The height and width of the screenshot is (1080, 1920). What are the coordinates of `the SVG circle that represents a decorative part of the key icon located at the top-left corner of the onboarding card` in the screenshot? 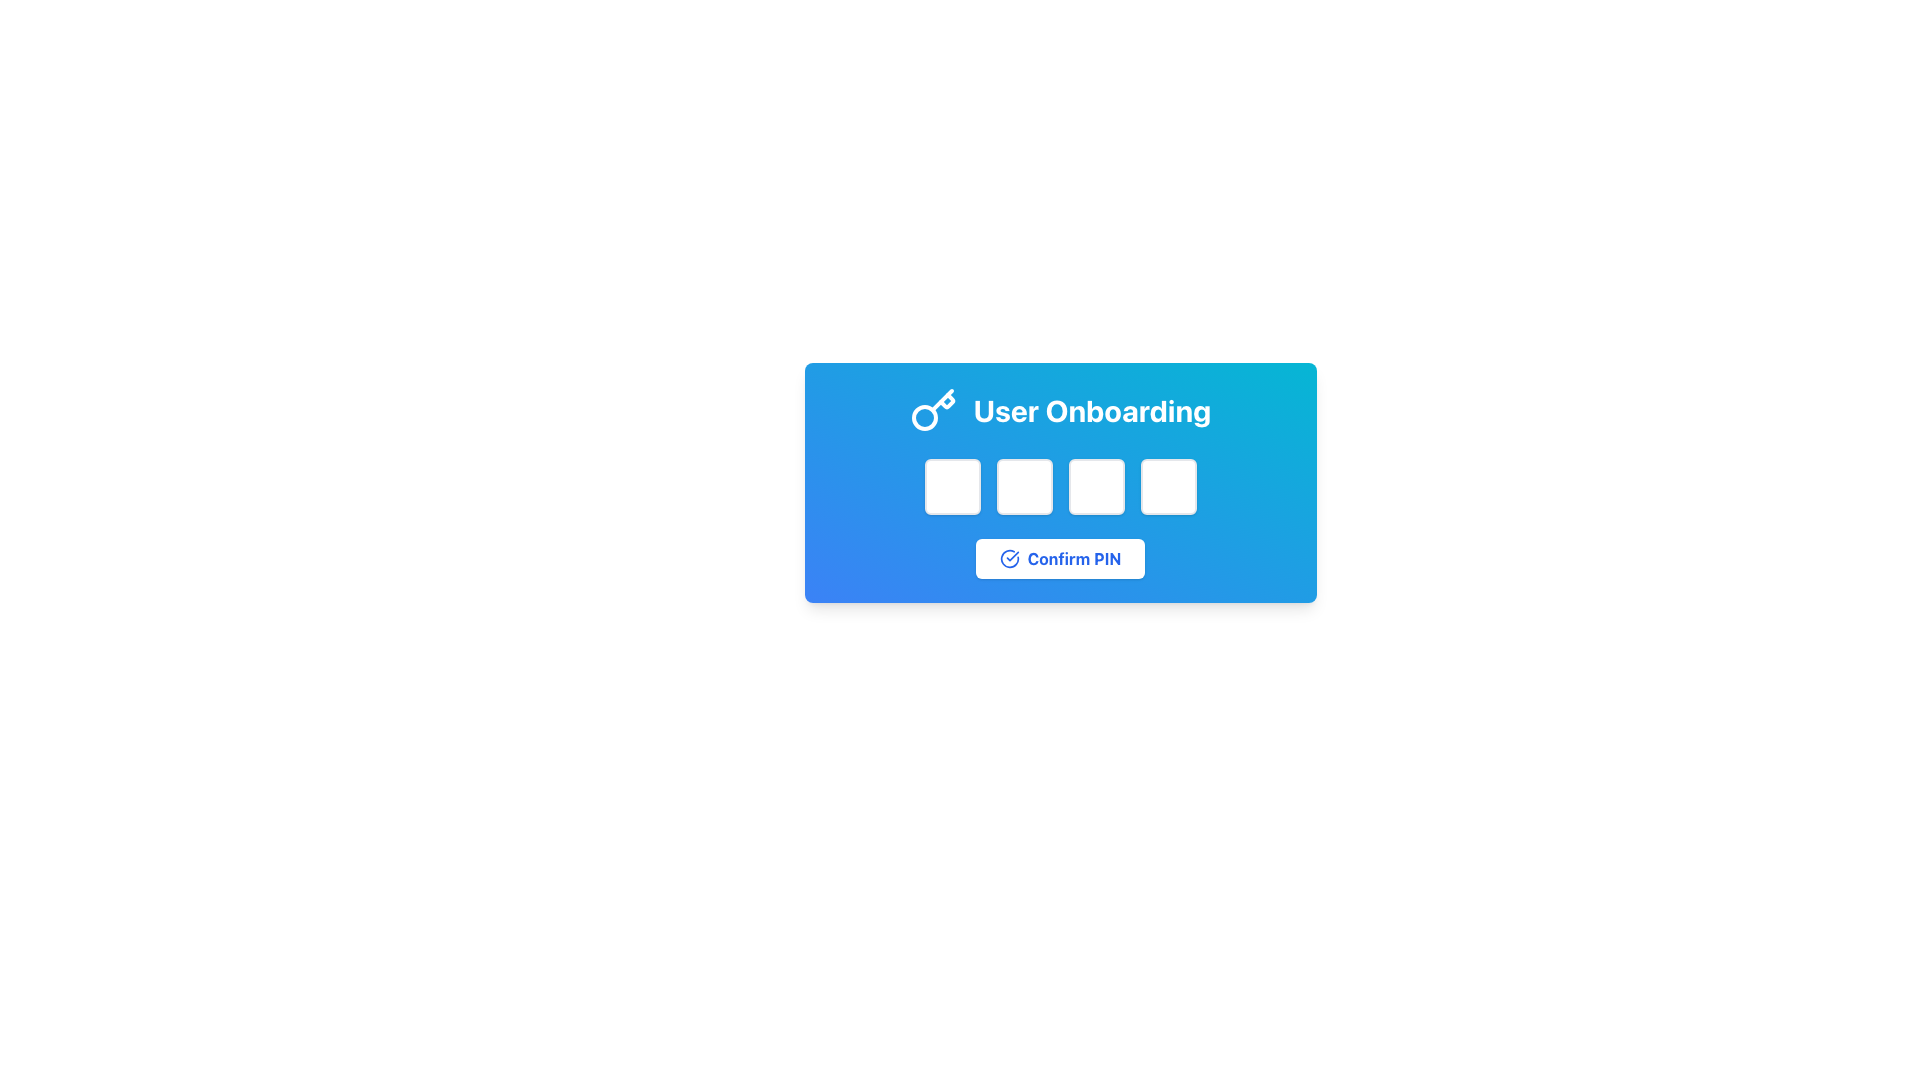 It's located at (923, 416).